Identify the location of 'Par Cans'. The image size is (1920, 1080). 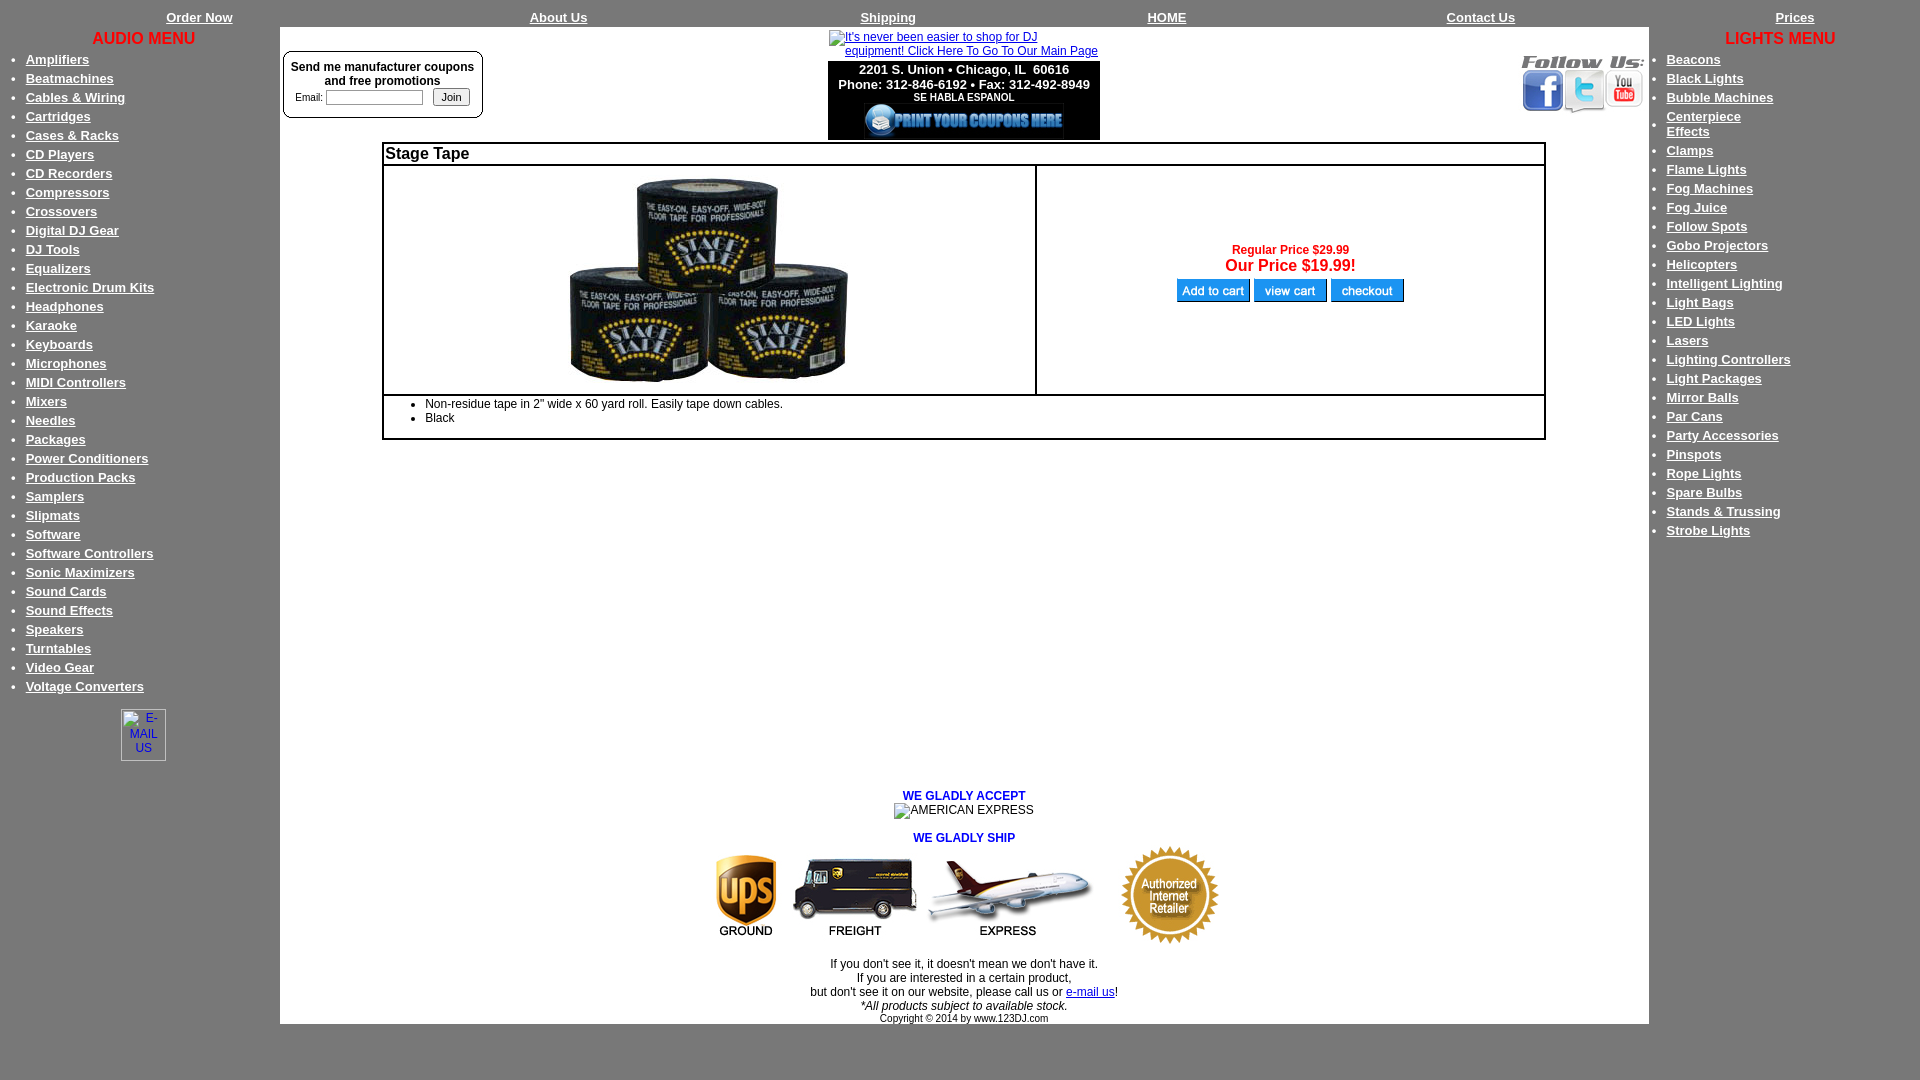
(1693, 415).